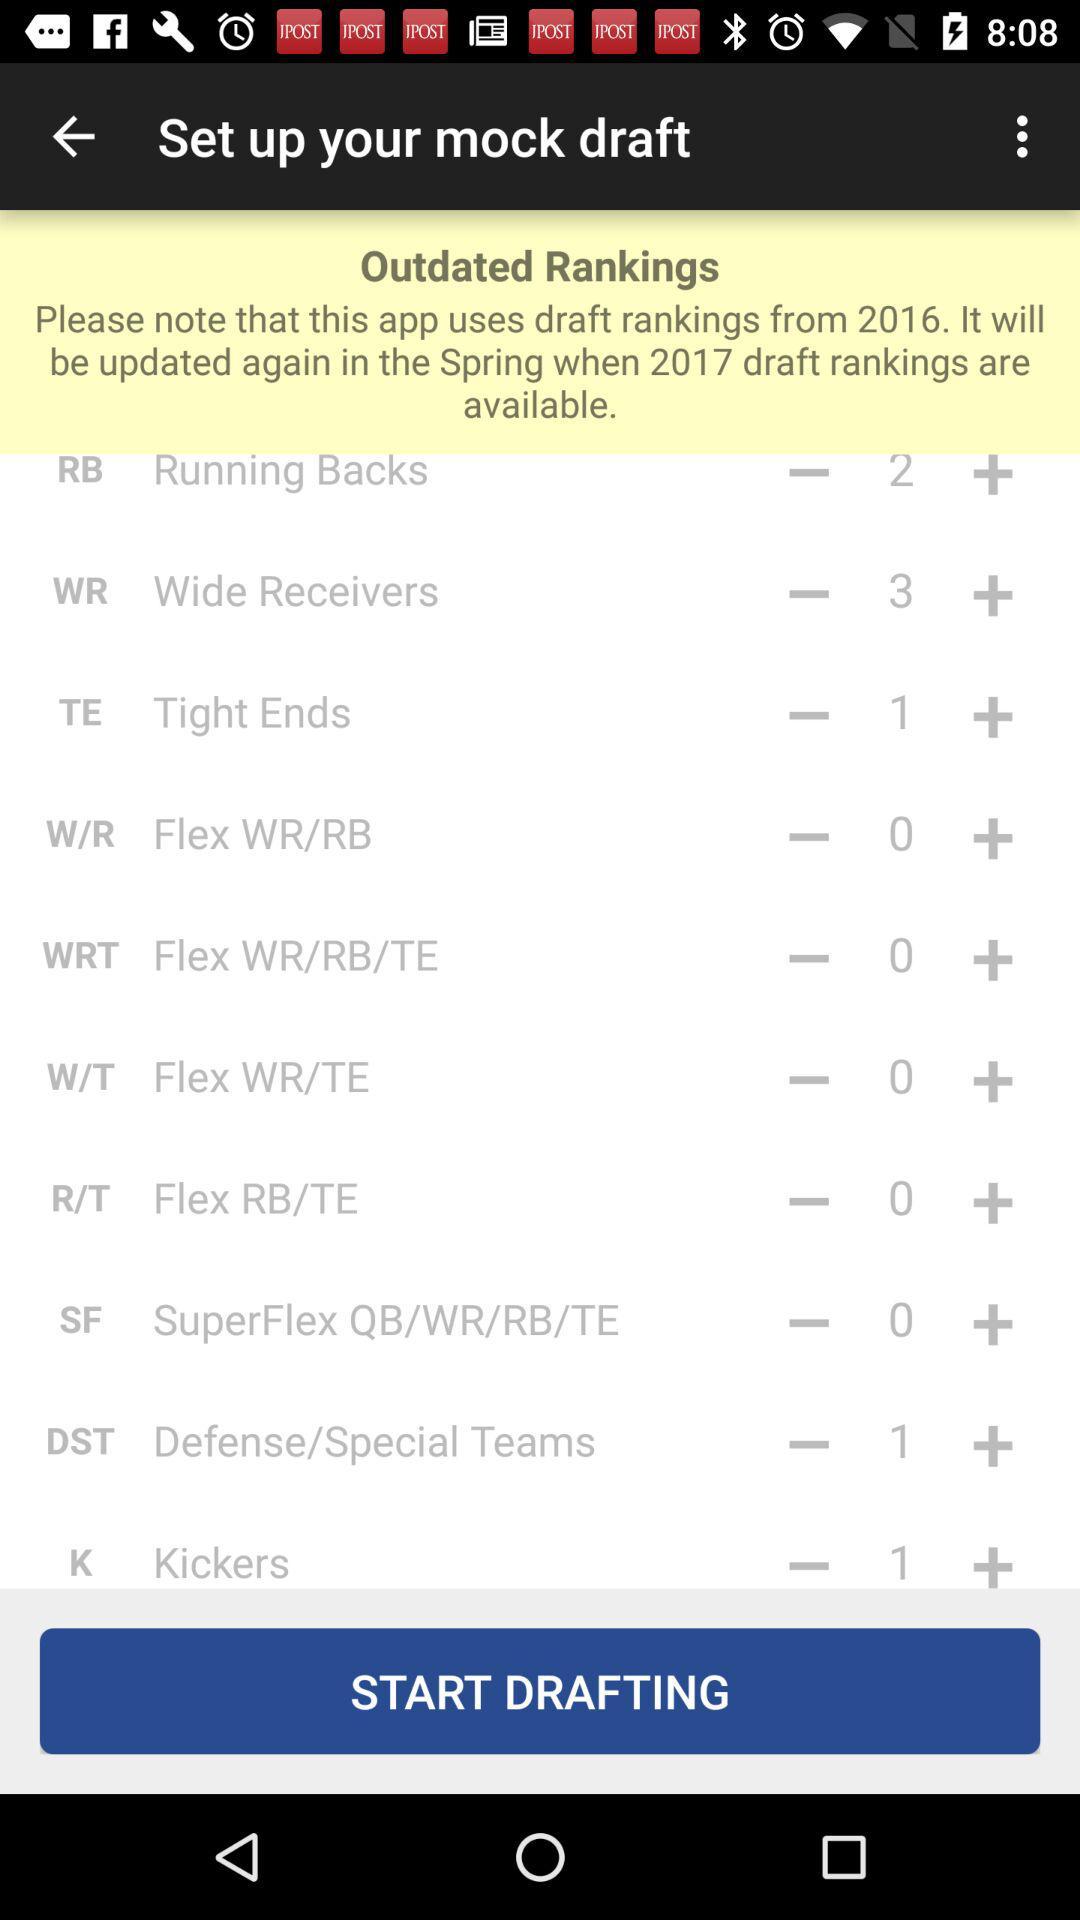 The width and height of the screenshot is (1080, 1920). What do you see at coordinates (992, 486) in the screenshot?
I see `item to the right of 2 item` at bounding box center [992, 486].